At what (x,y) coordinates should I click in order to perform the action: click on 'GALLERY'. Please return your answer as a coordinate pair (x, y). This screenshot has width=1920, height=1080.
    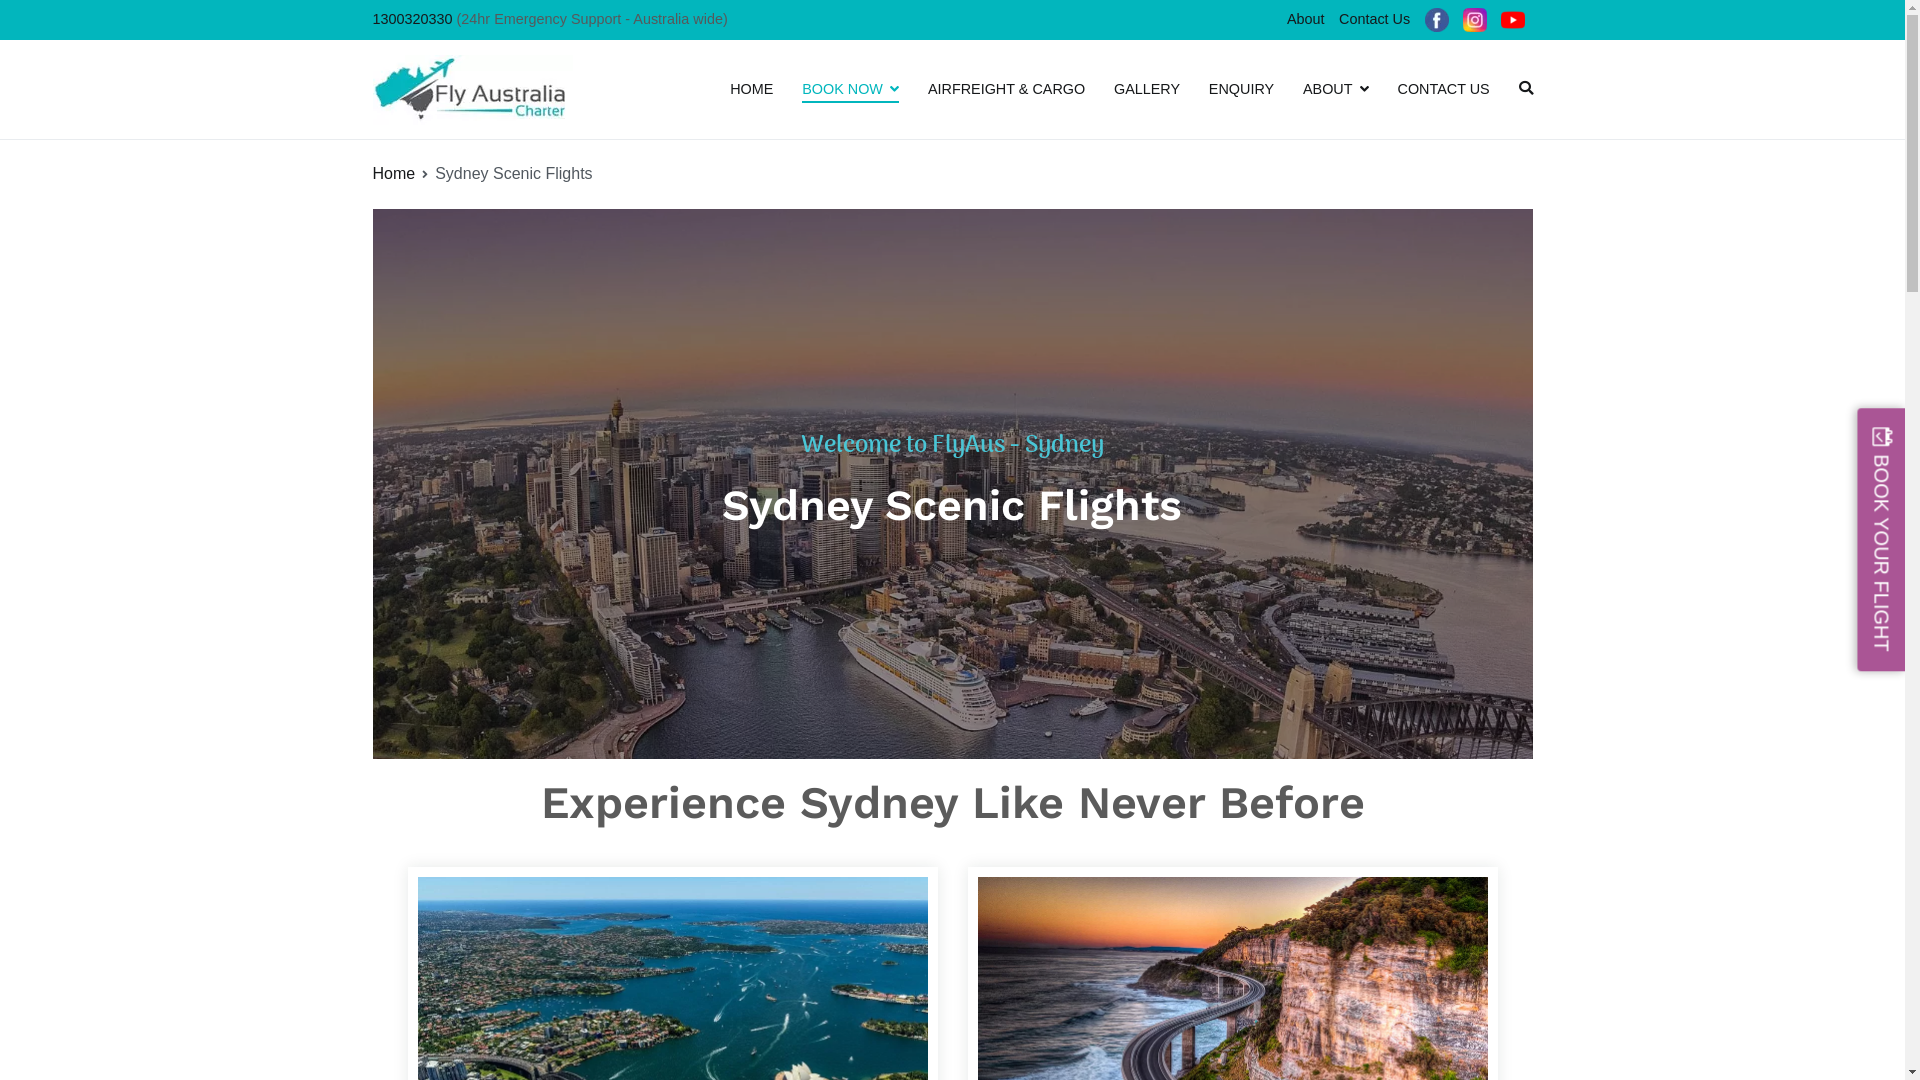
    Looking at the image, I should click on (1147, 88).